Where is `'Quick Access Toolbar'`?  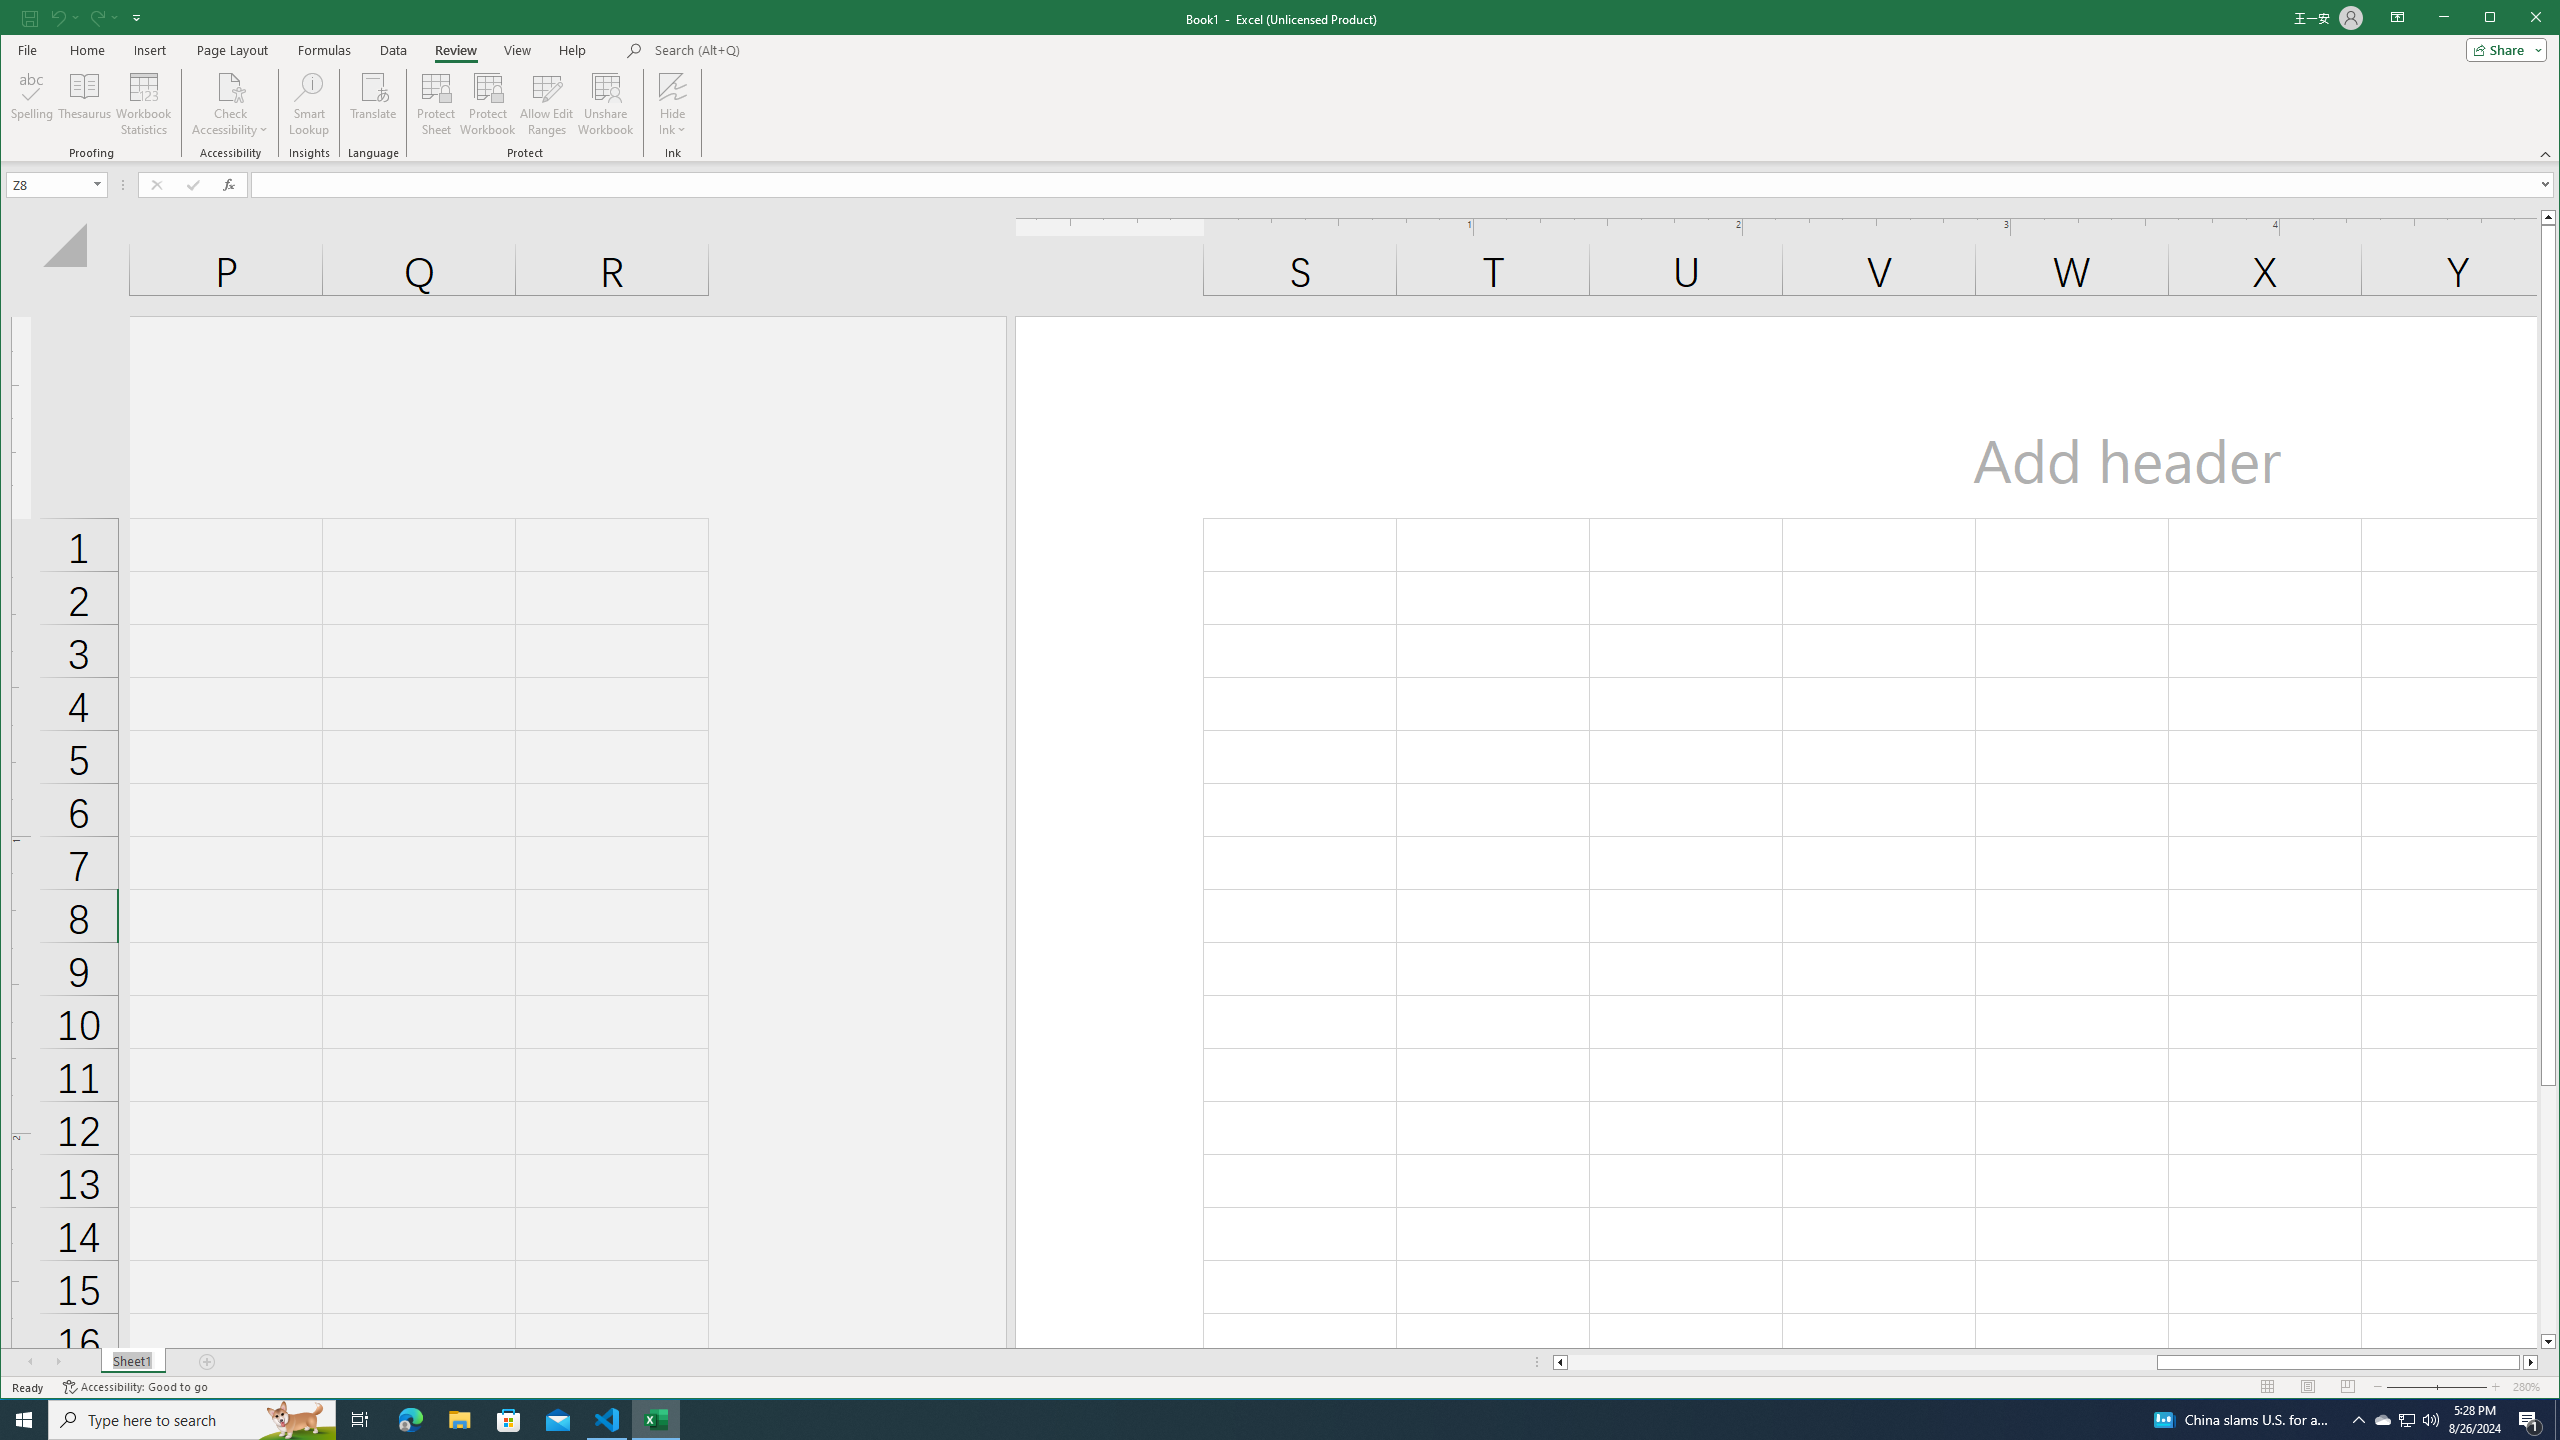
'Quick Access Toolbar' is located at coordinates (82, 18).